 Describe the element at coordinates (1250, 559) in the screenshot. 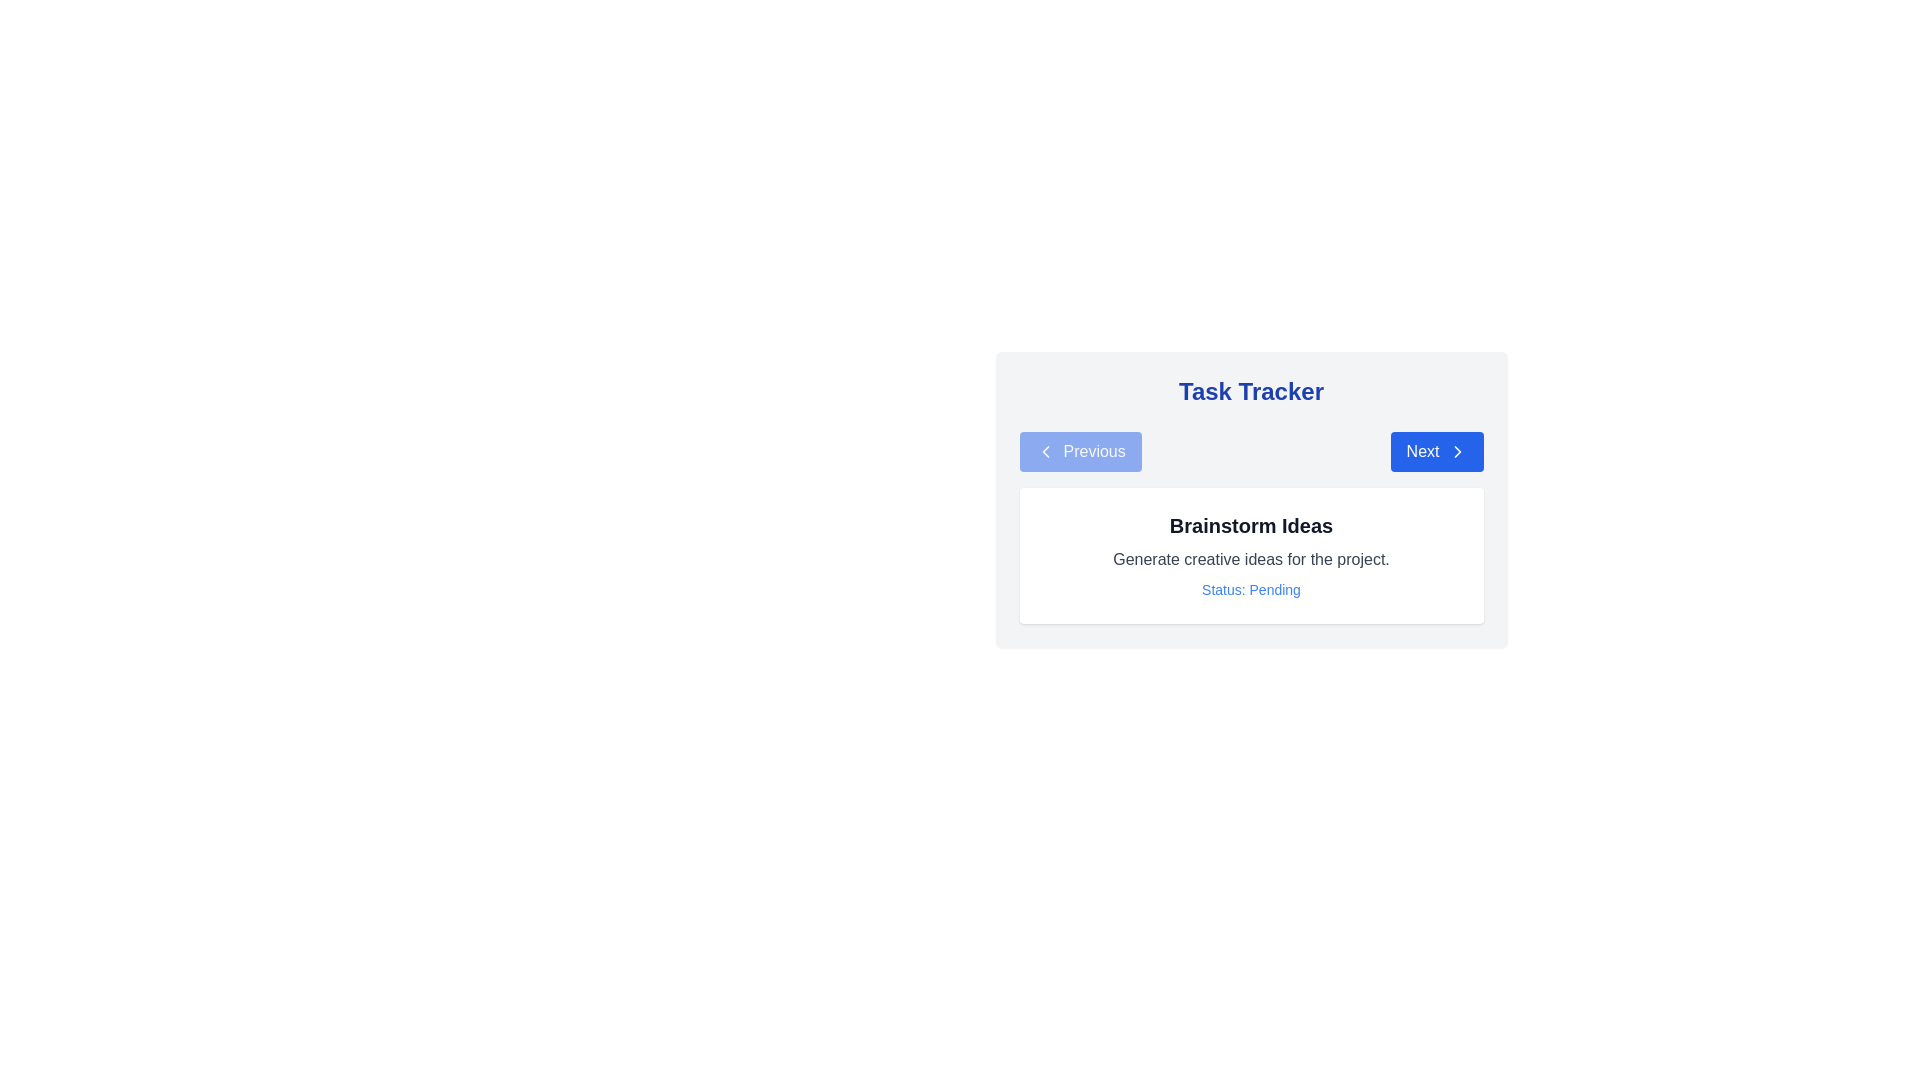

I see `the static text label that provides descriptive information about the task 'Brainstorm Ideas' in the Task Tracker interface` at that location.